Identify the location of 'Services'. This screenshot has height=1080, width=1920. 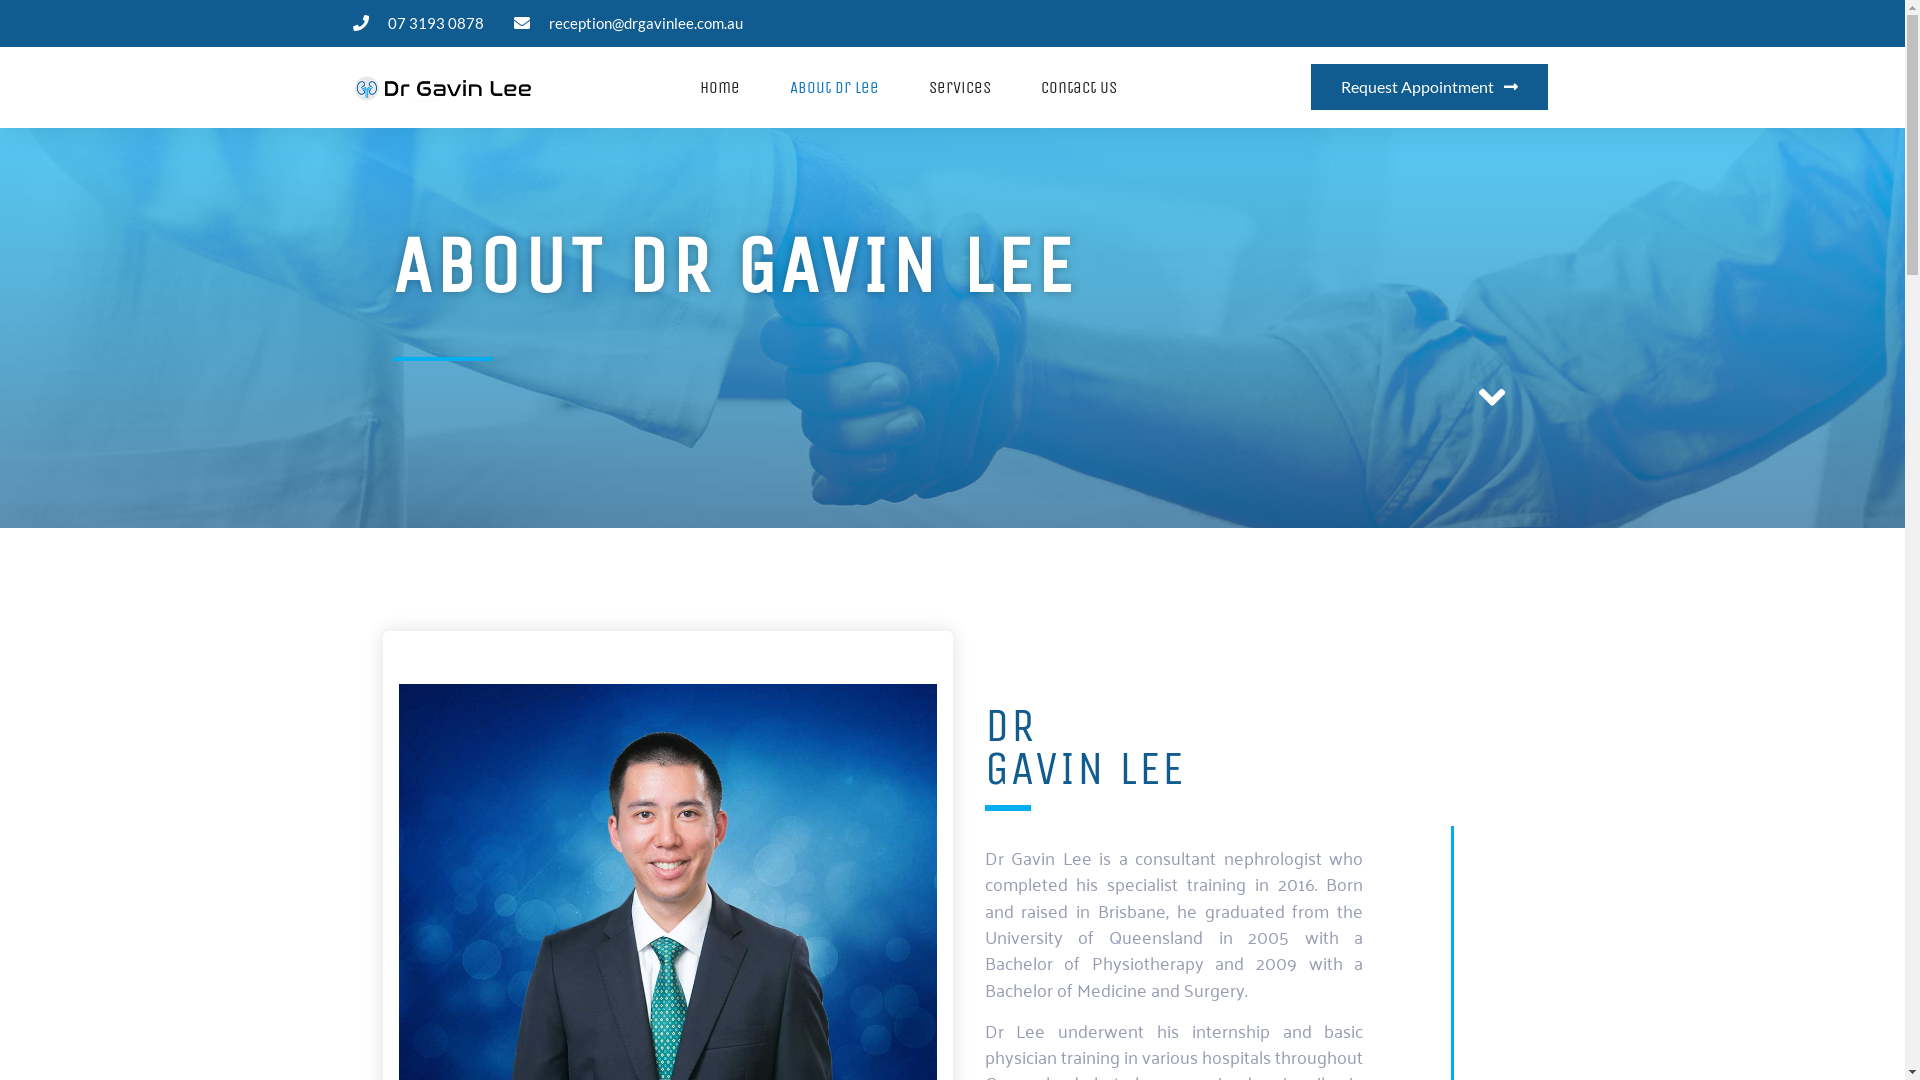
(960, 86).